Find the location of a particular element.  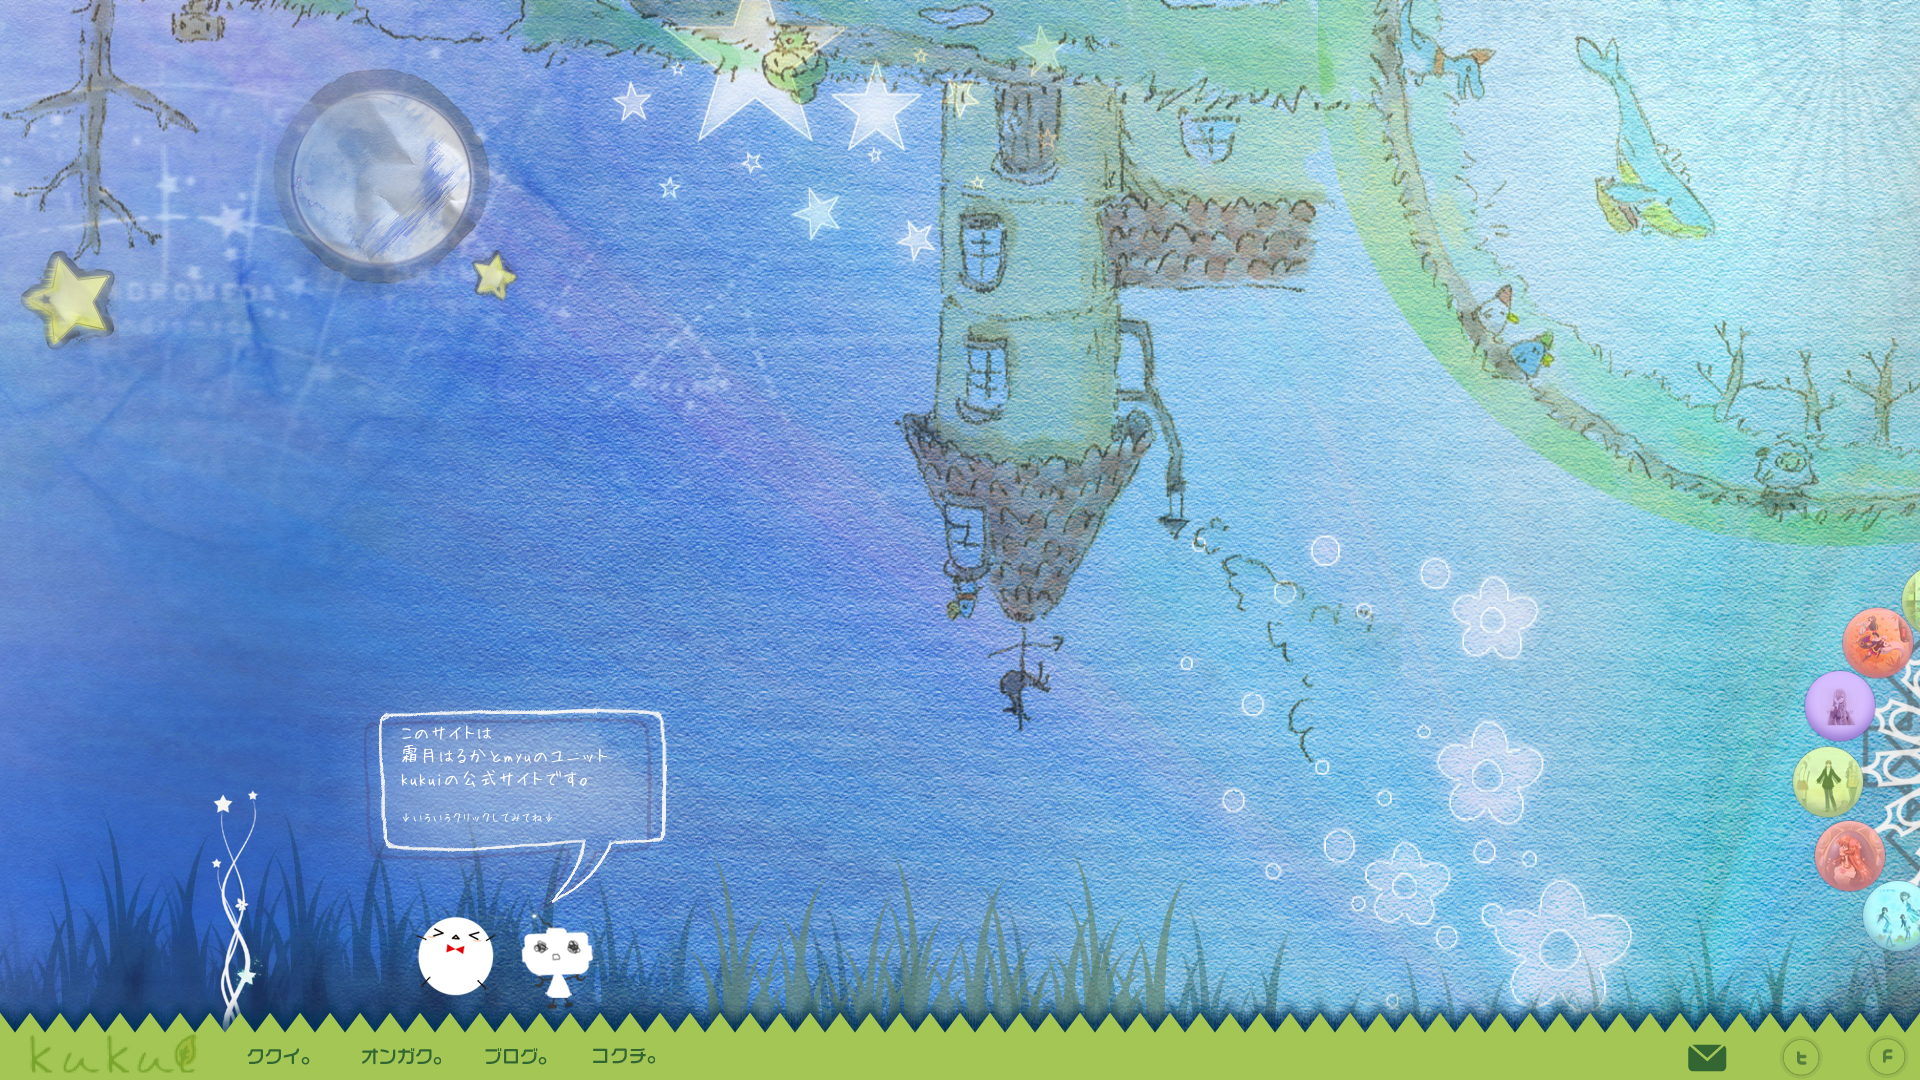

'Click to enlarge' is located at coordinates (1839, 704).